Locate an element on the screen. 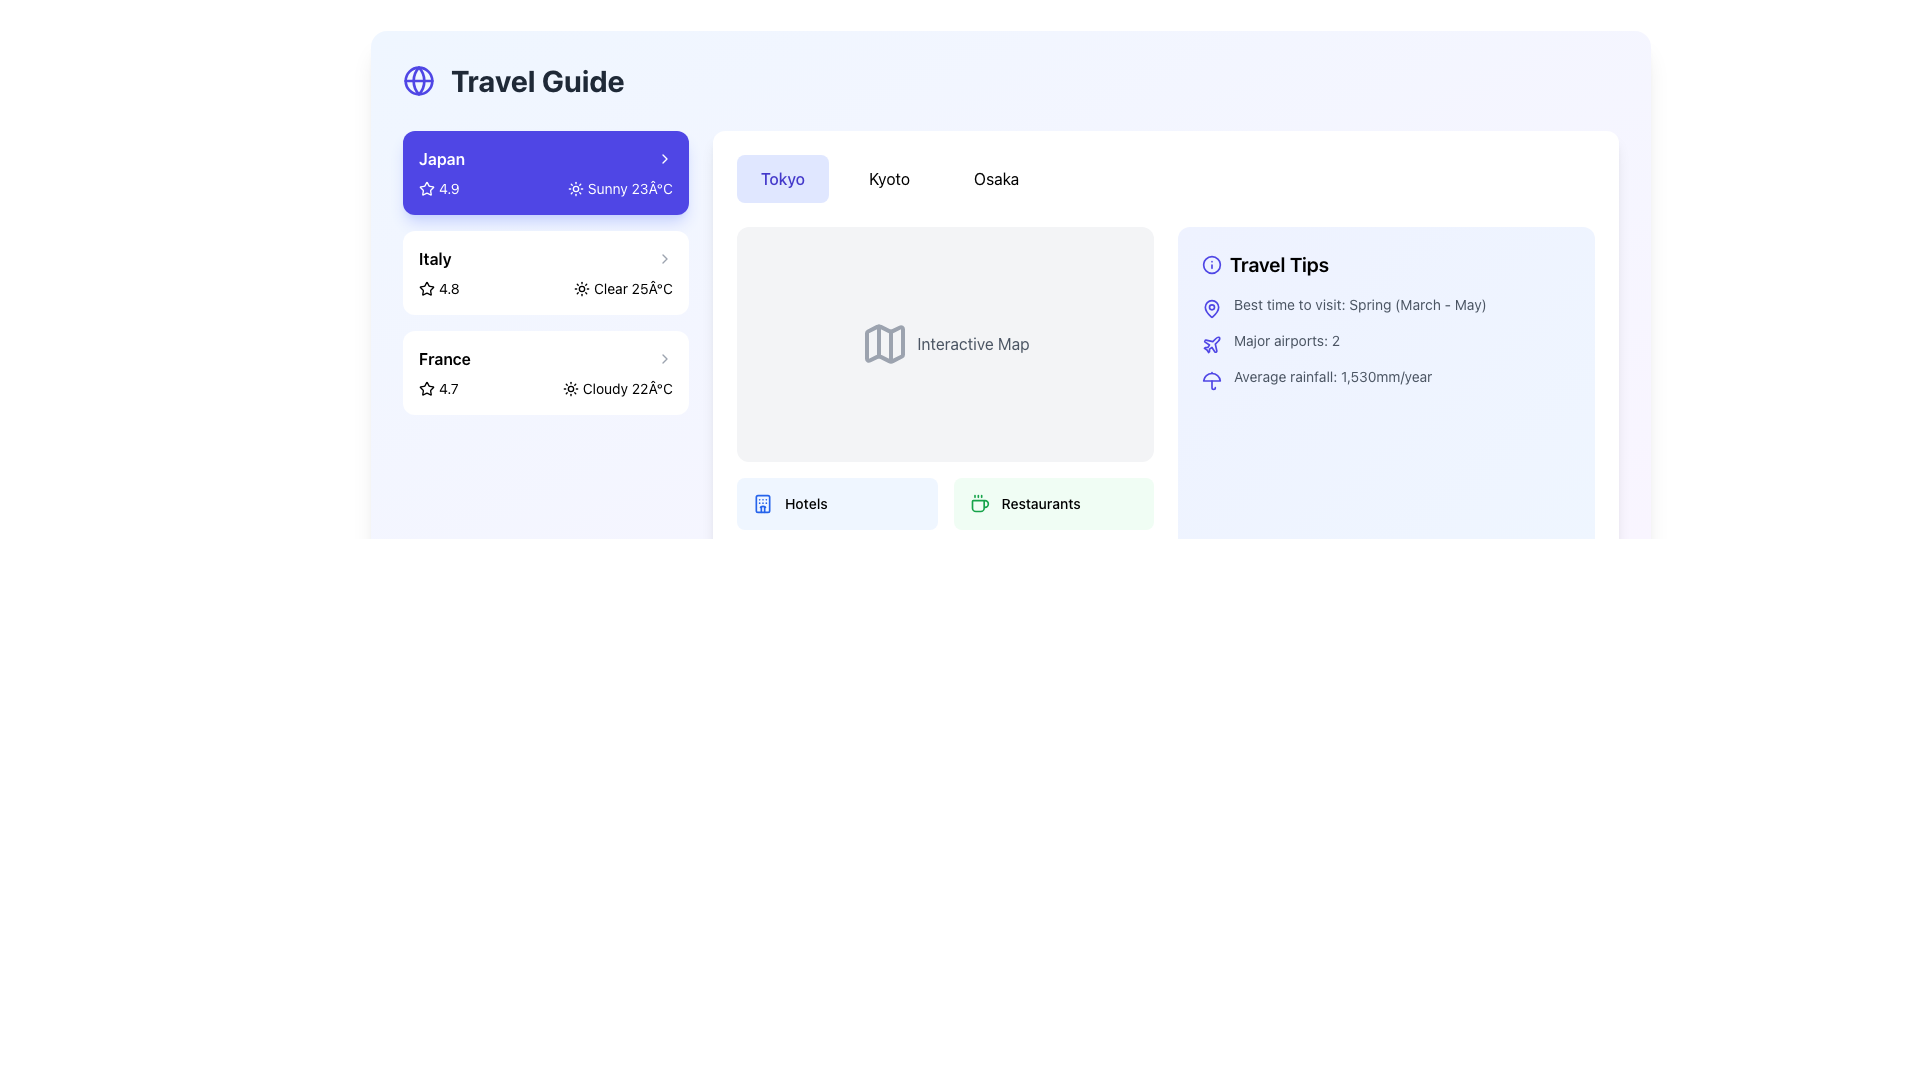 This screenshot has height=1080, width=1920. the text label displaying the numeric value '4.9' located next to the star icon in the left-hand panel for Japan is located at coordinates (438, 189).